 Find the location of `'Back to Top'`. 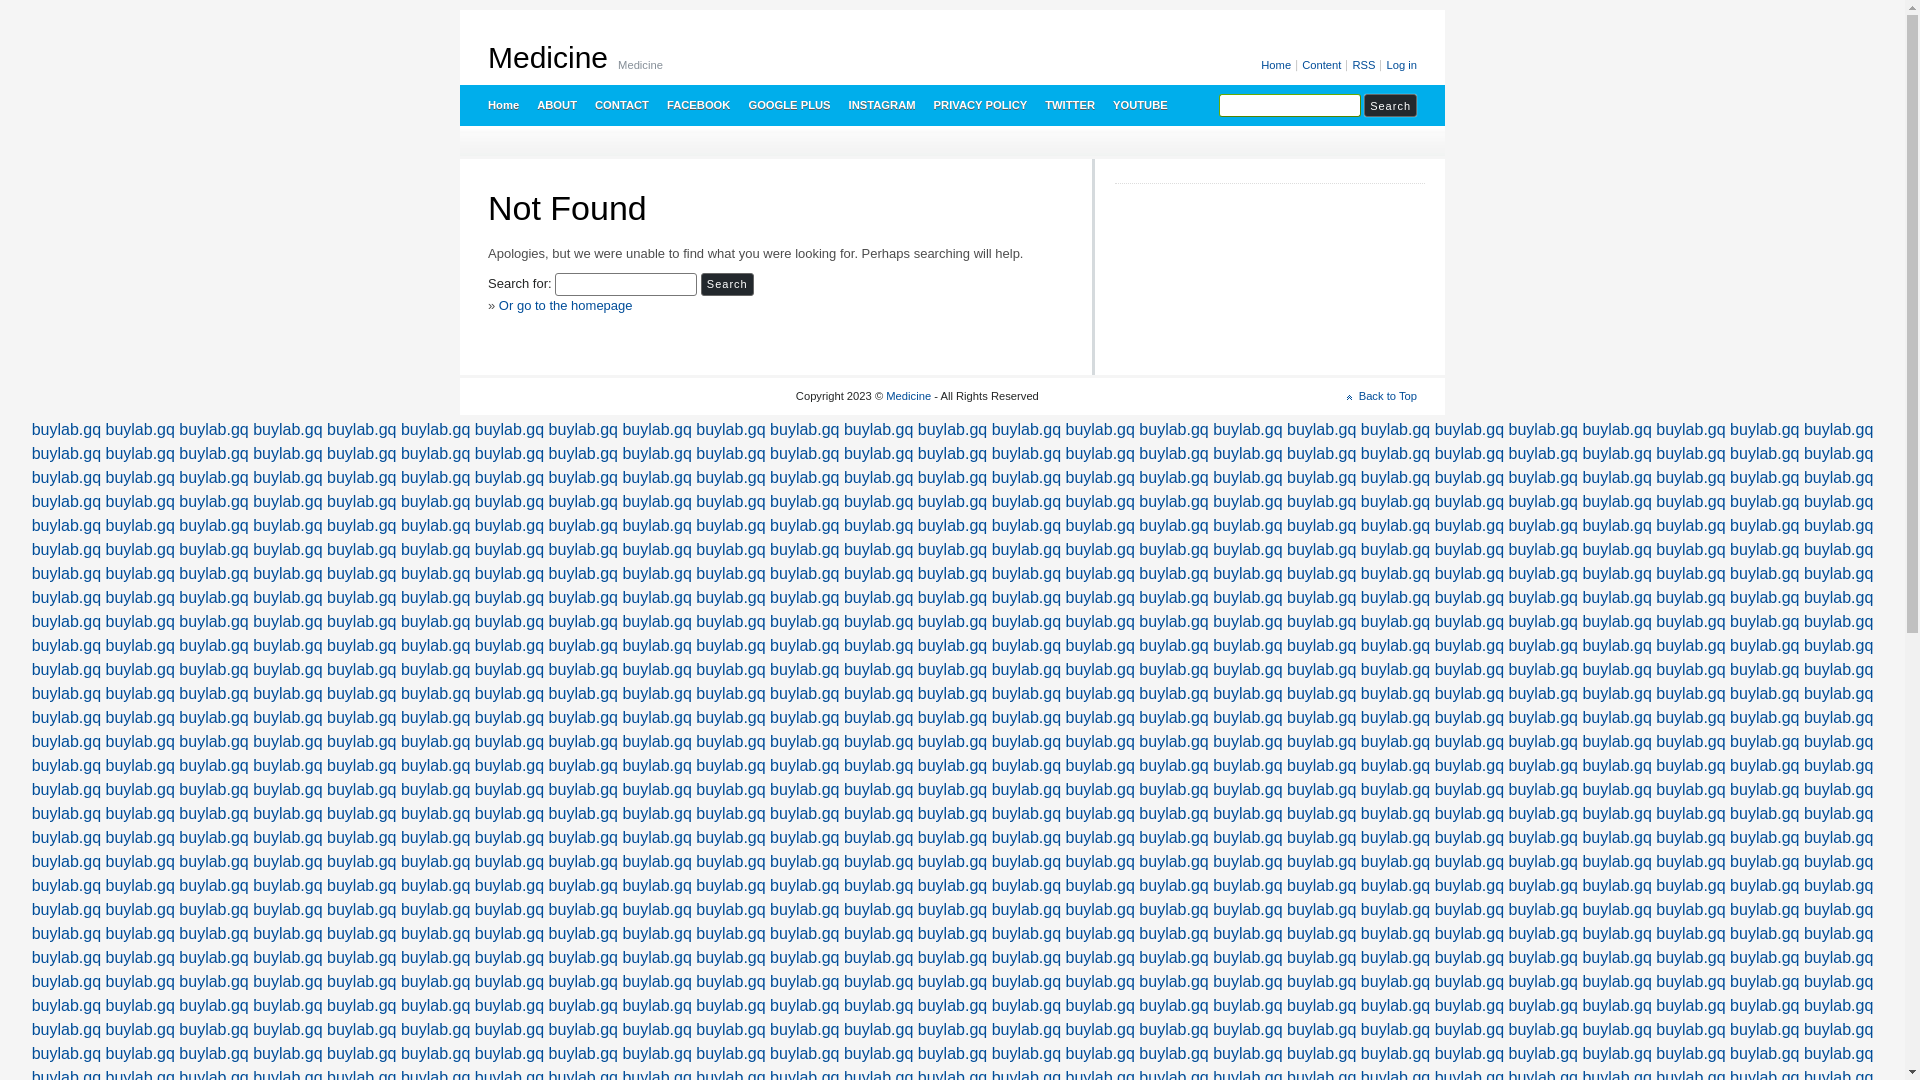

'Back to Top' is located at coordinates (1347, 396).